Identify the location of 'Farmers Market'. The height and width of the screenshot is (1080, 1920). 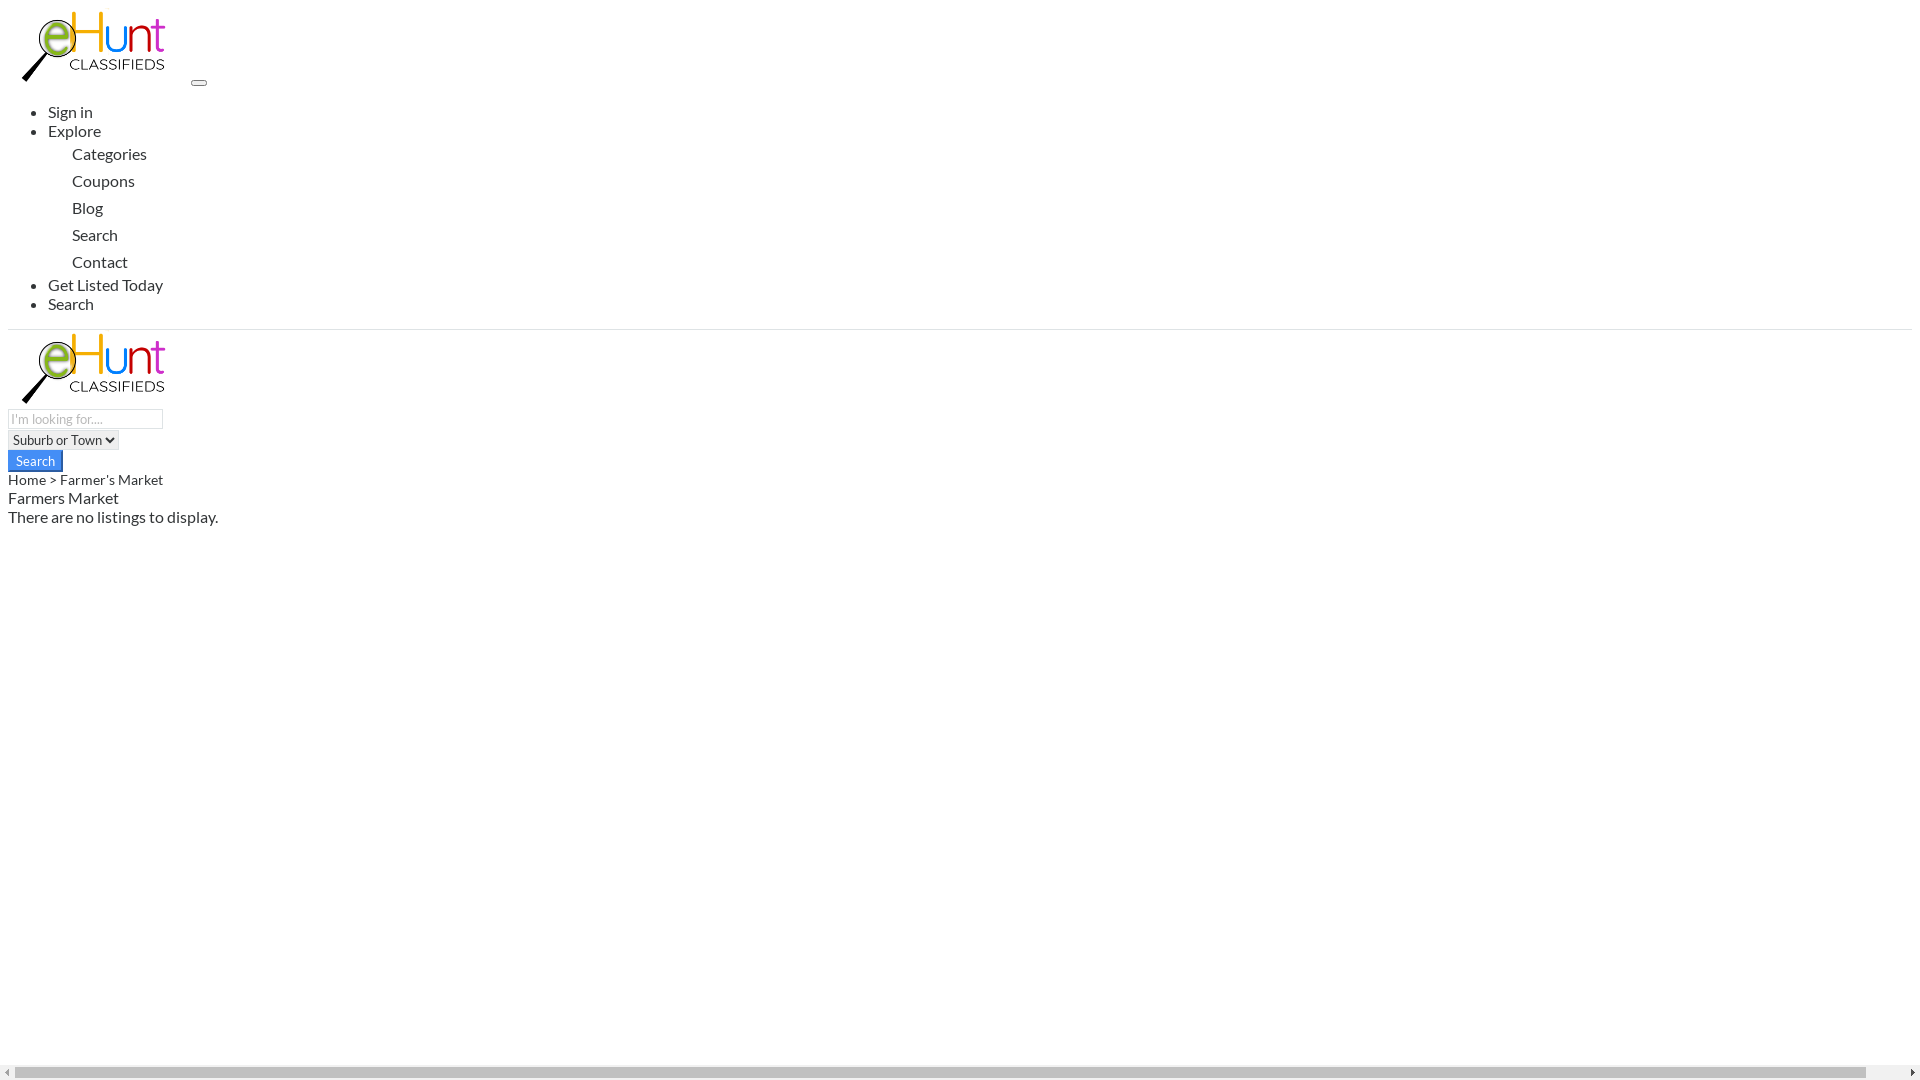
(63, 496).